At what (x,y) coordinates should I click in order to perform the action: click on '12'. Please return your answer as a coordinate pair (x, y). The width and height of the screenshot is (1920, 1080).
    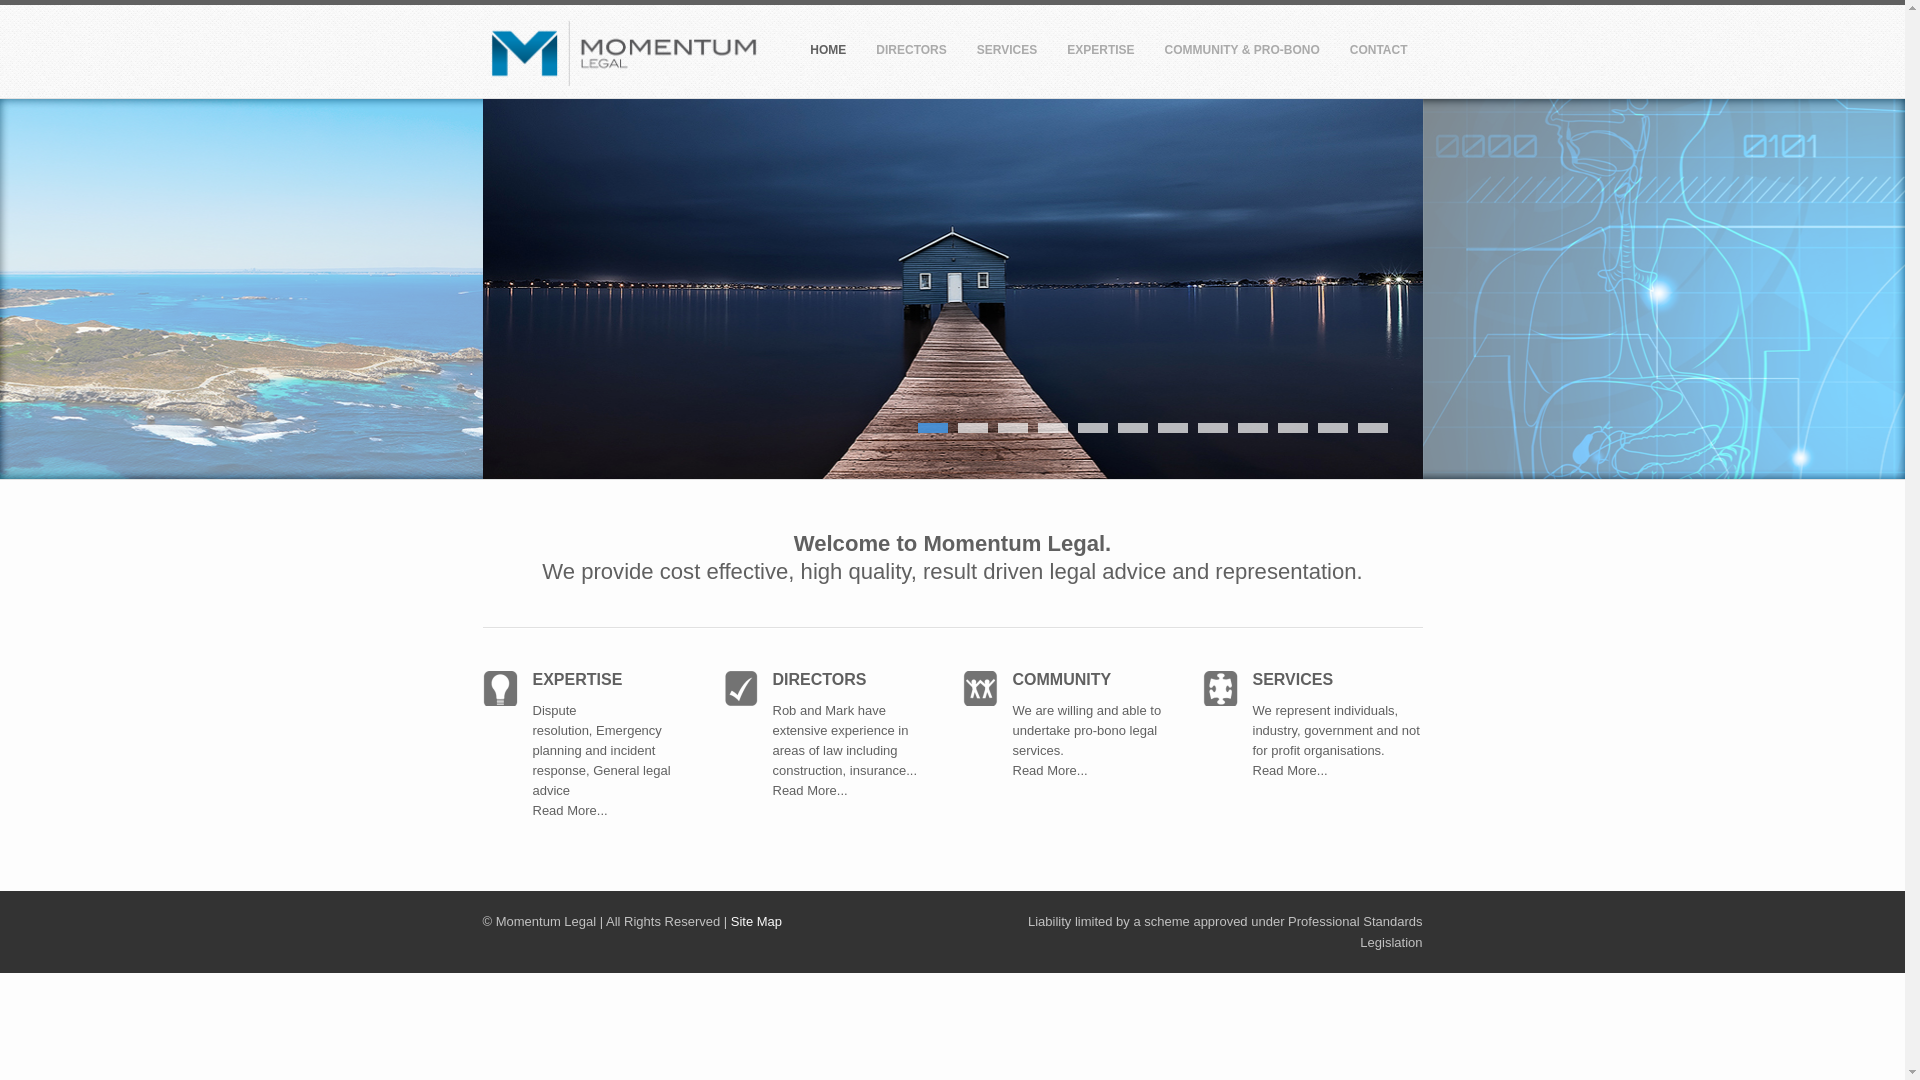
    Looking at the image, I should click on (1371, 427).